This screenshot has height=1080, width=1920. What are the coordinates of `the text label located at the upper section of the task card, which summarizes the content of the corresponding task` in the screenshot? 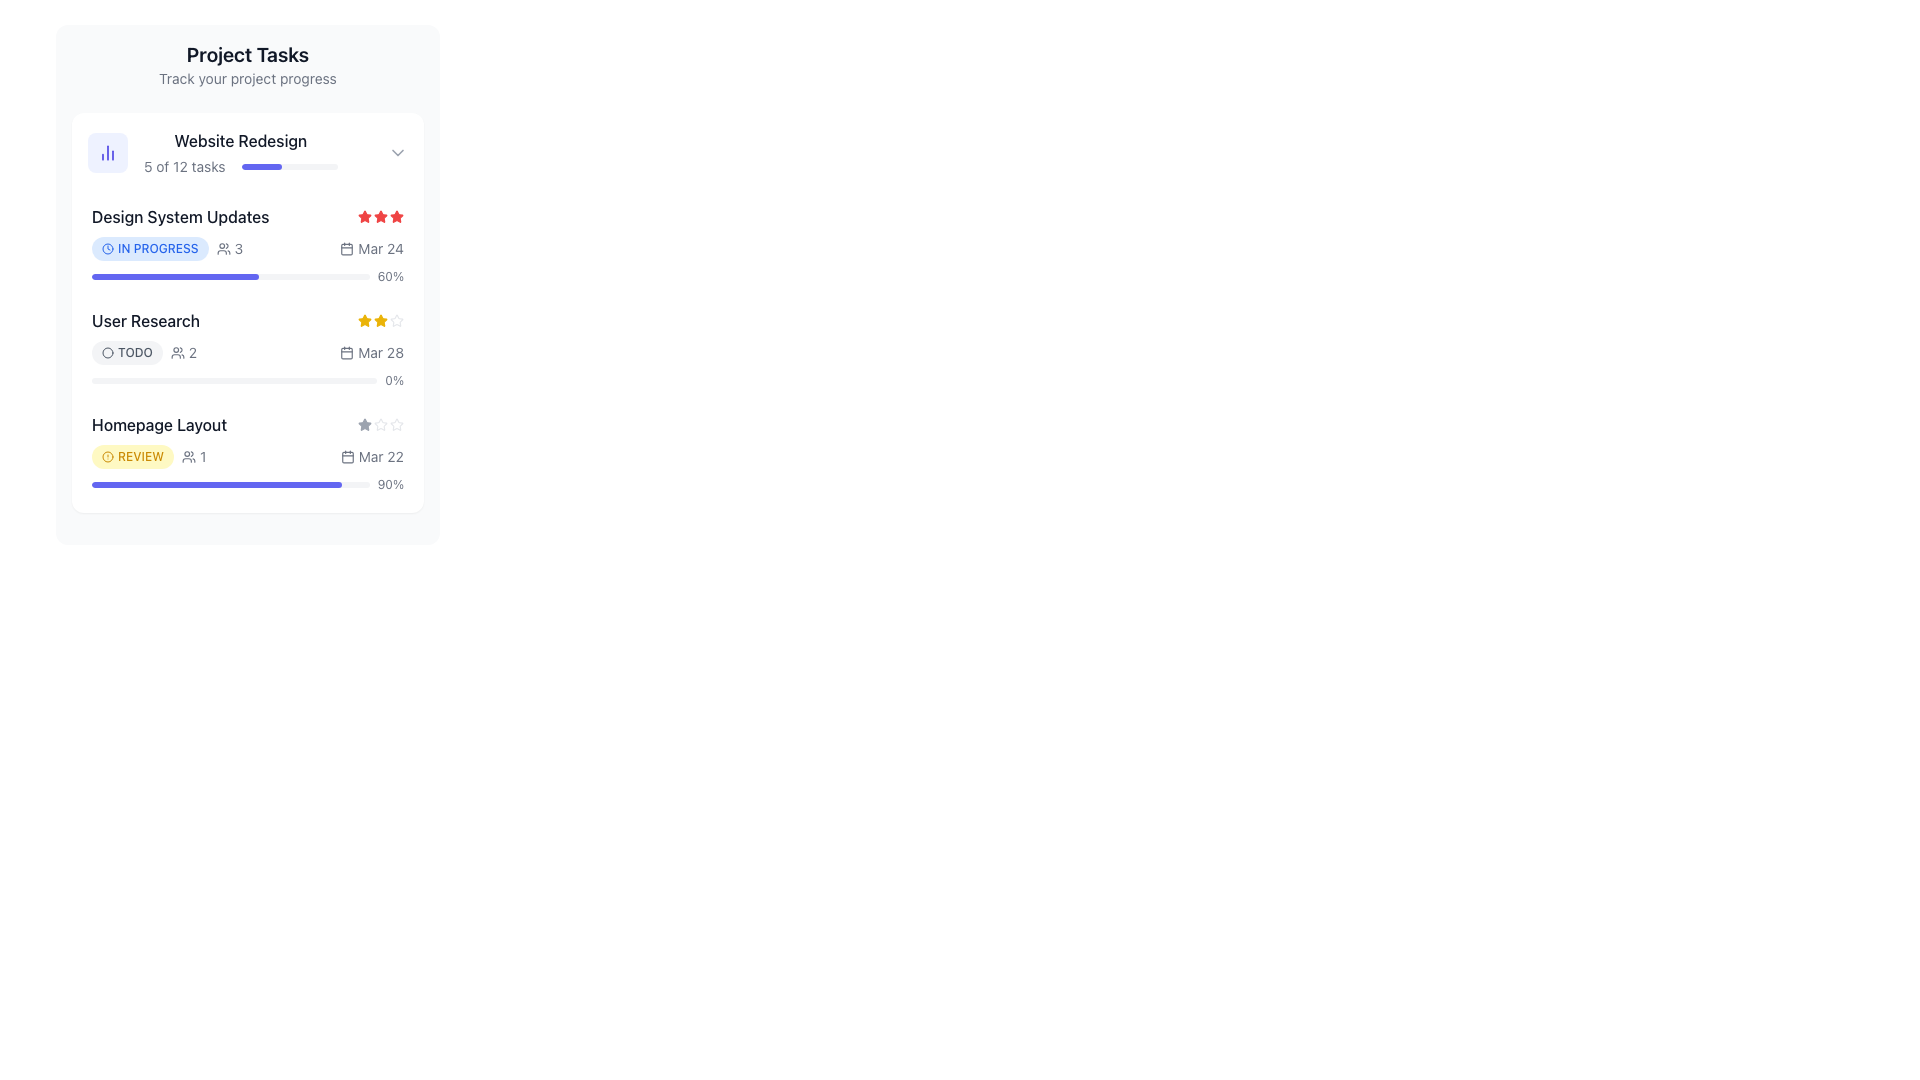 It's located at (240, 140).